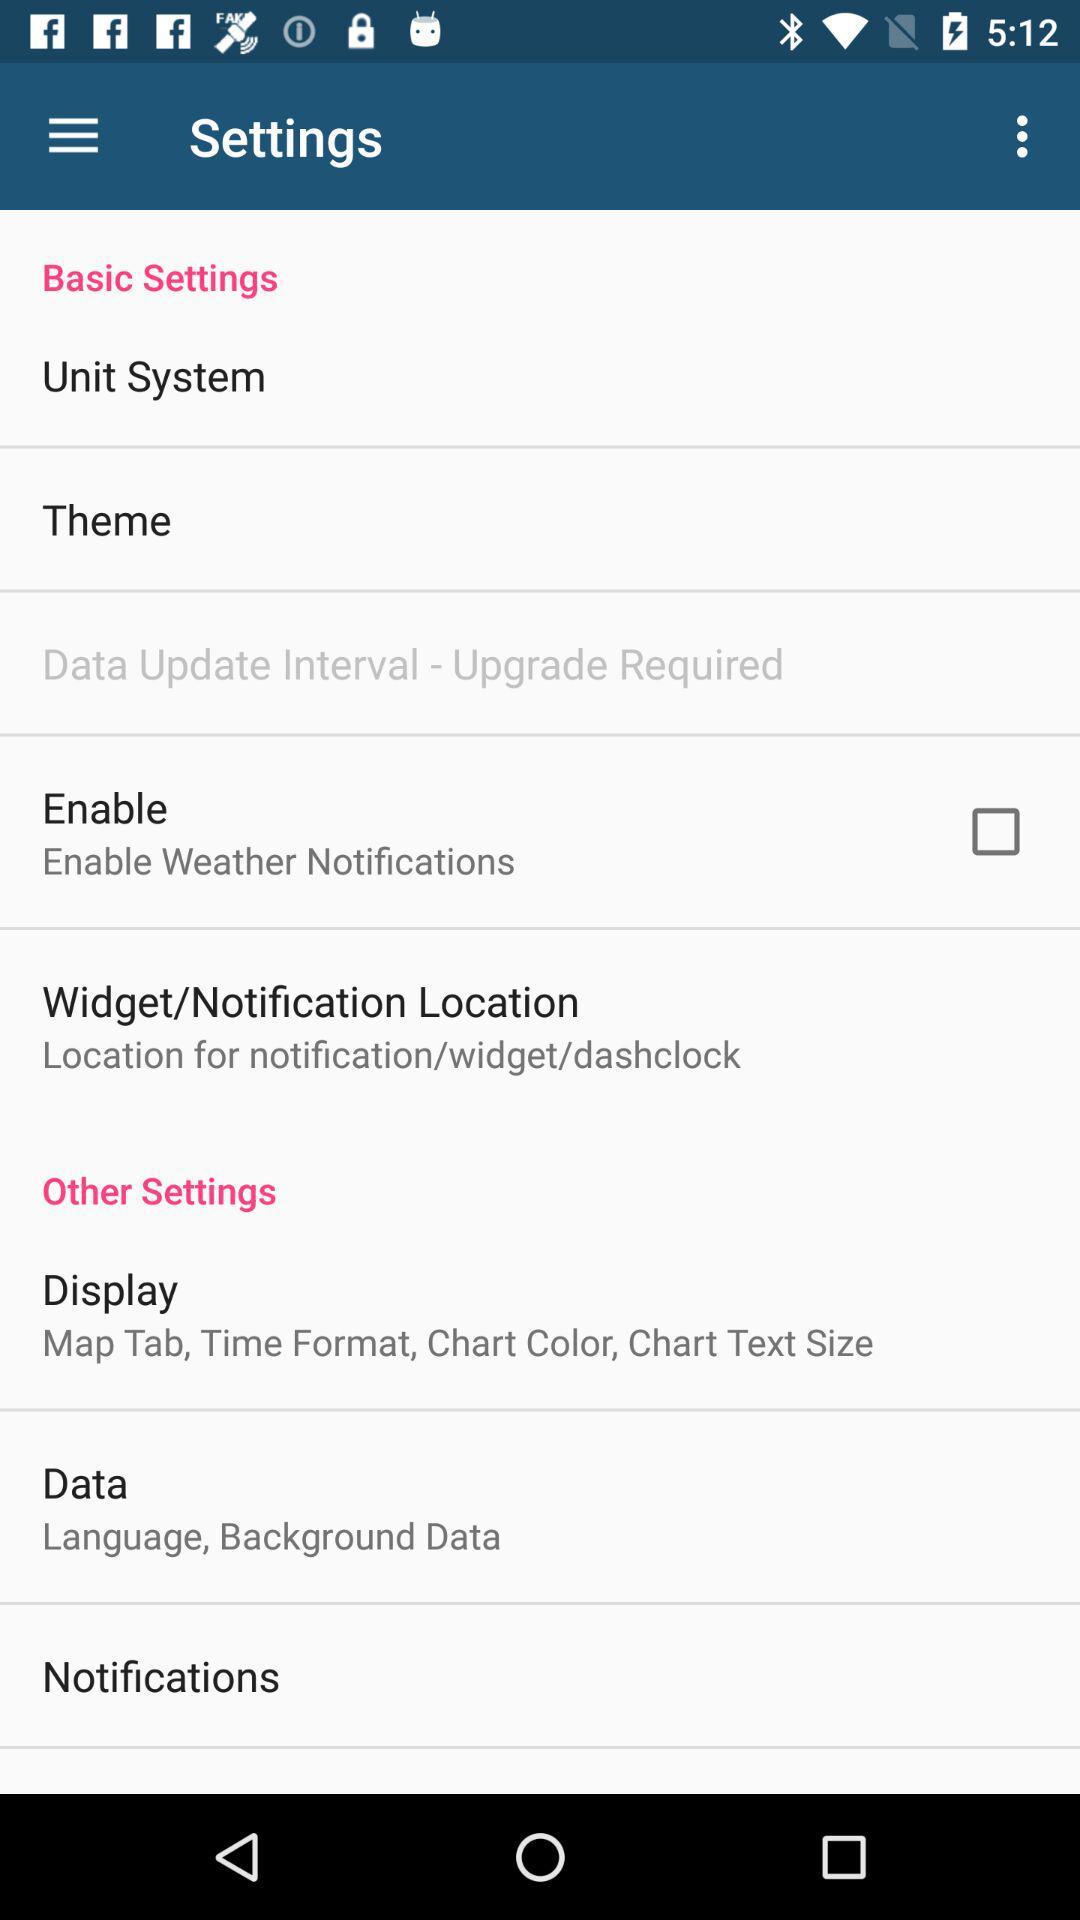  Describe the element at coordinates (271, 1534) in the screenshot. I see `item below data item` at that location.